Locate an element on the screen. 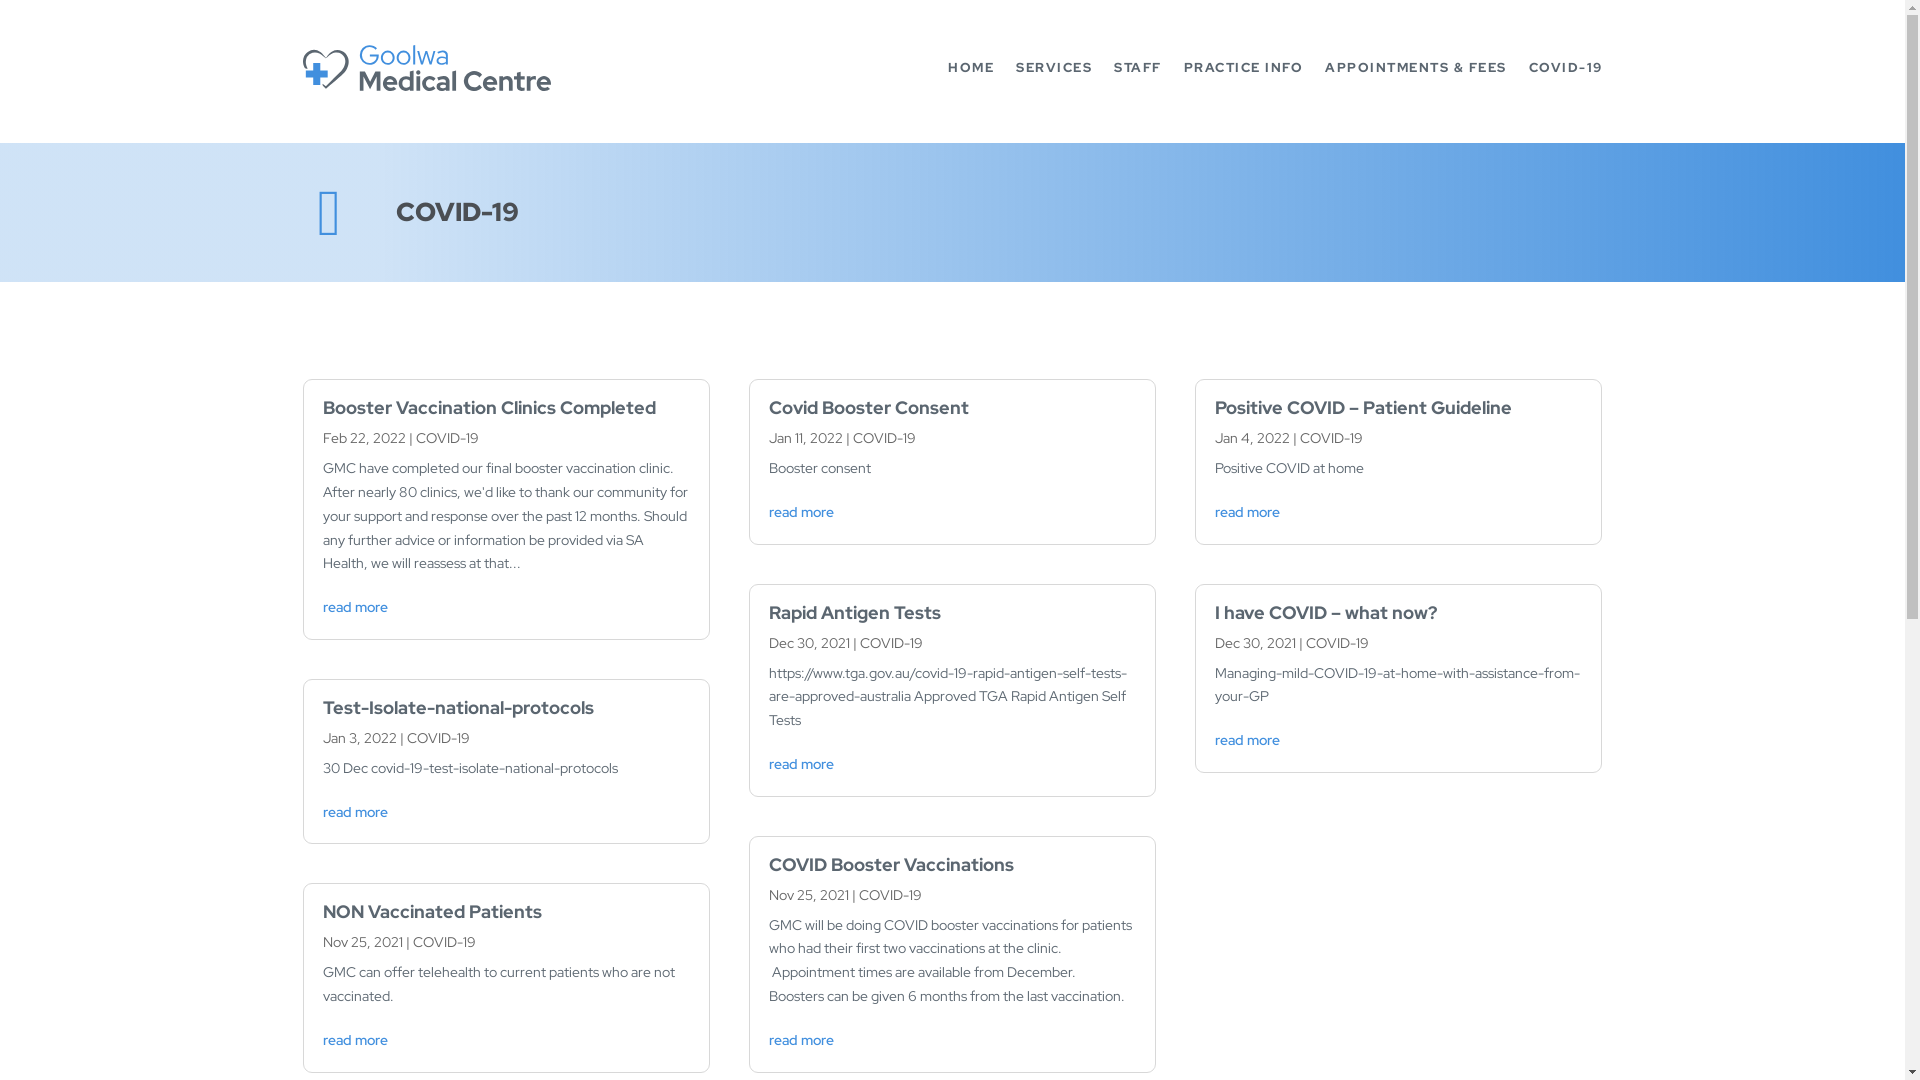 The image size is (1920, 1080). 'read more' is located at coordinates (1246, 511).